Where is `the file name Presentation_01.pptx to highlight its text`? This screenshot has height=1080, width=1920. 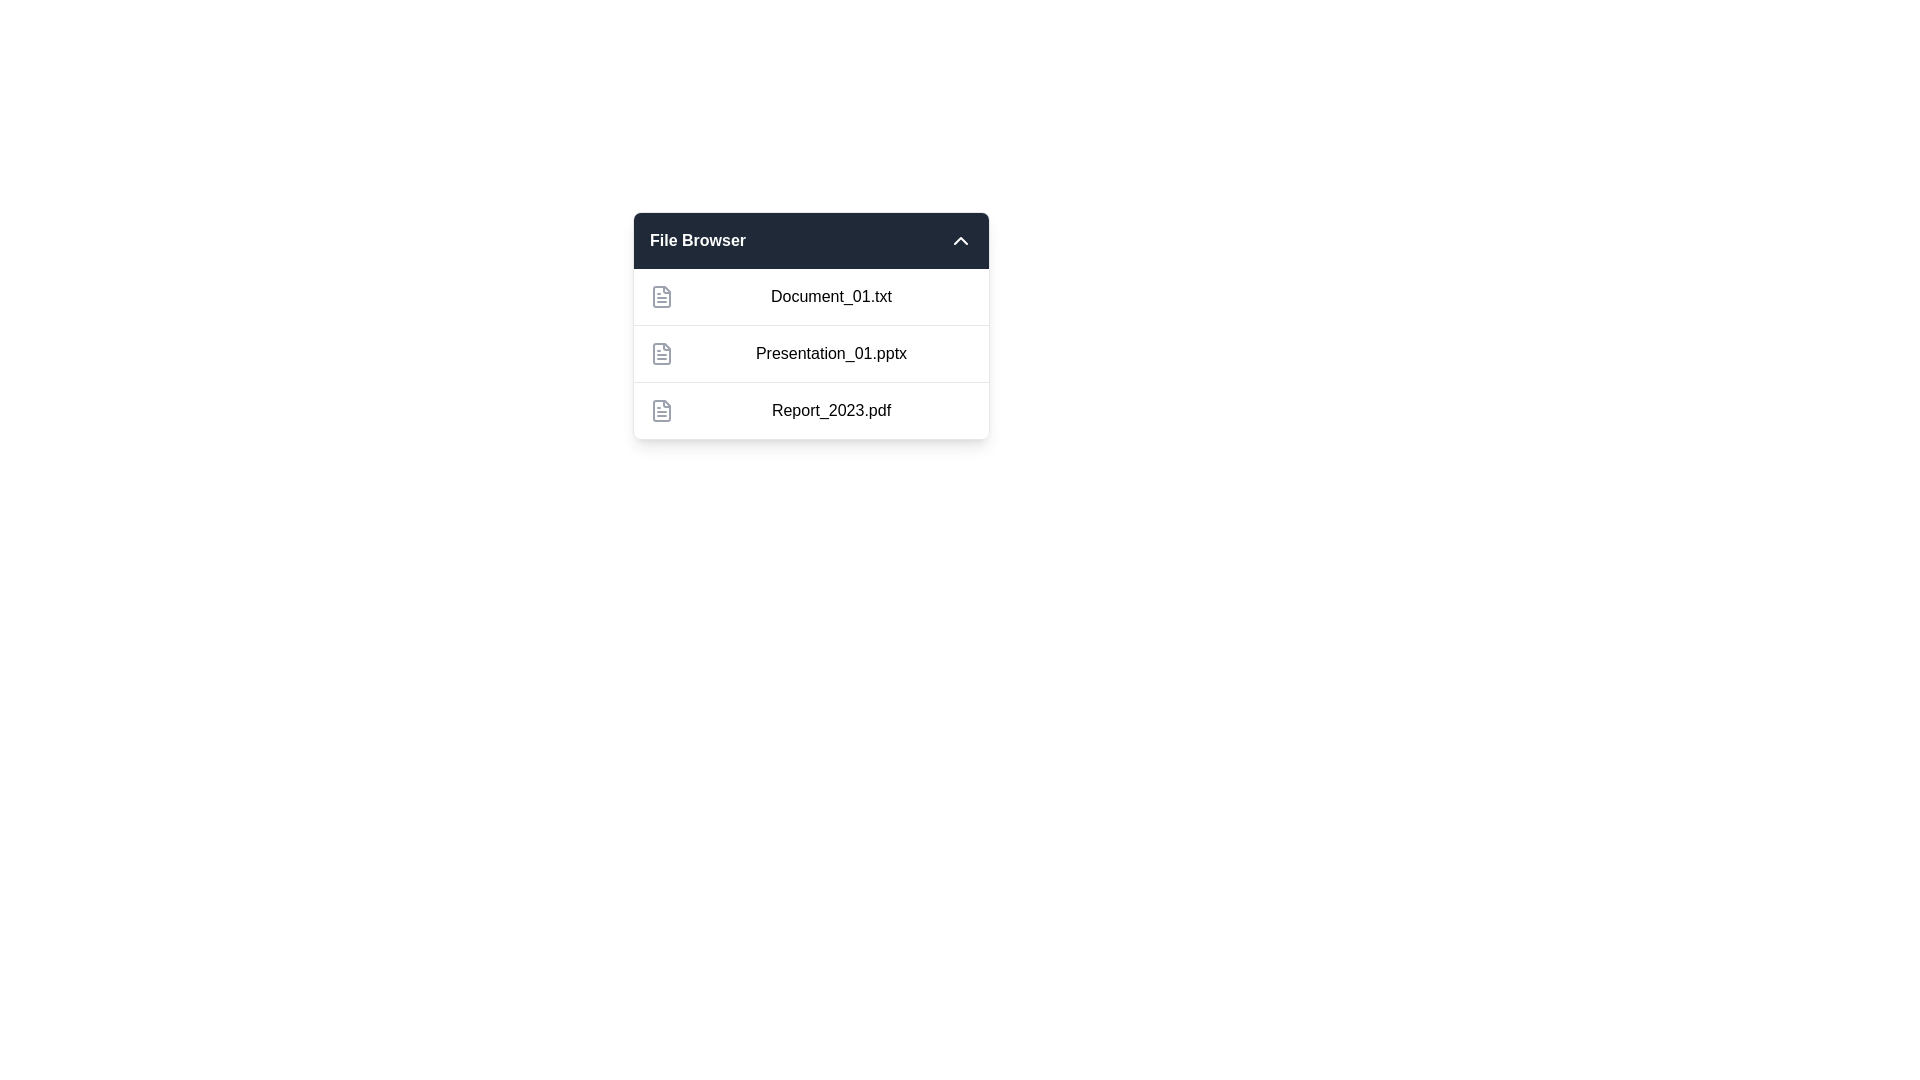
the file name Presentation_01.pptx to highlight its text is located at coordinates (811, 352).